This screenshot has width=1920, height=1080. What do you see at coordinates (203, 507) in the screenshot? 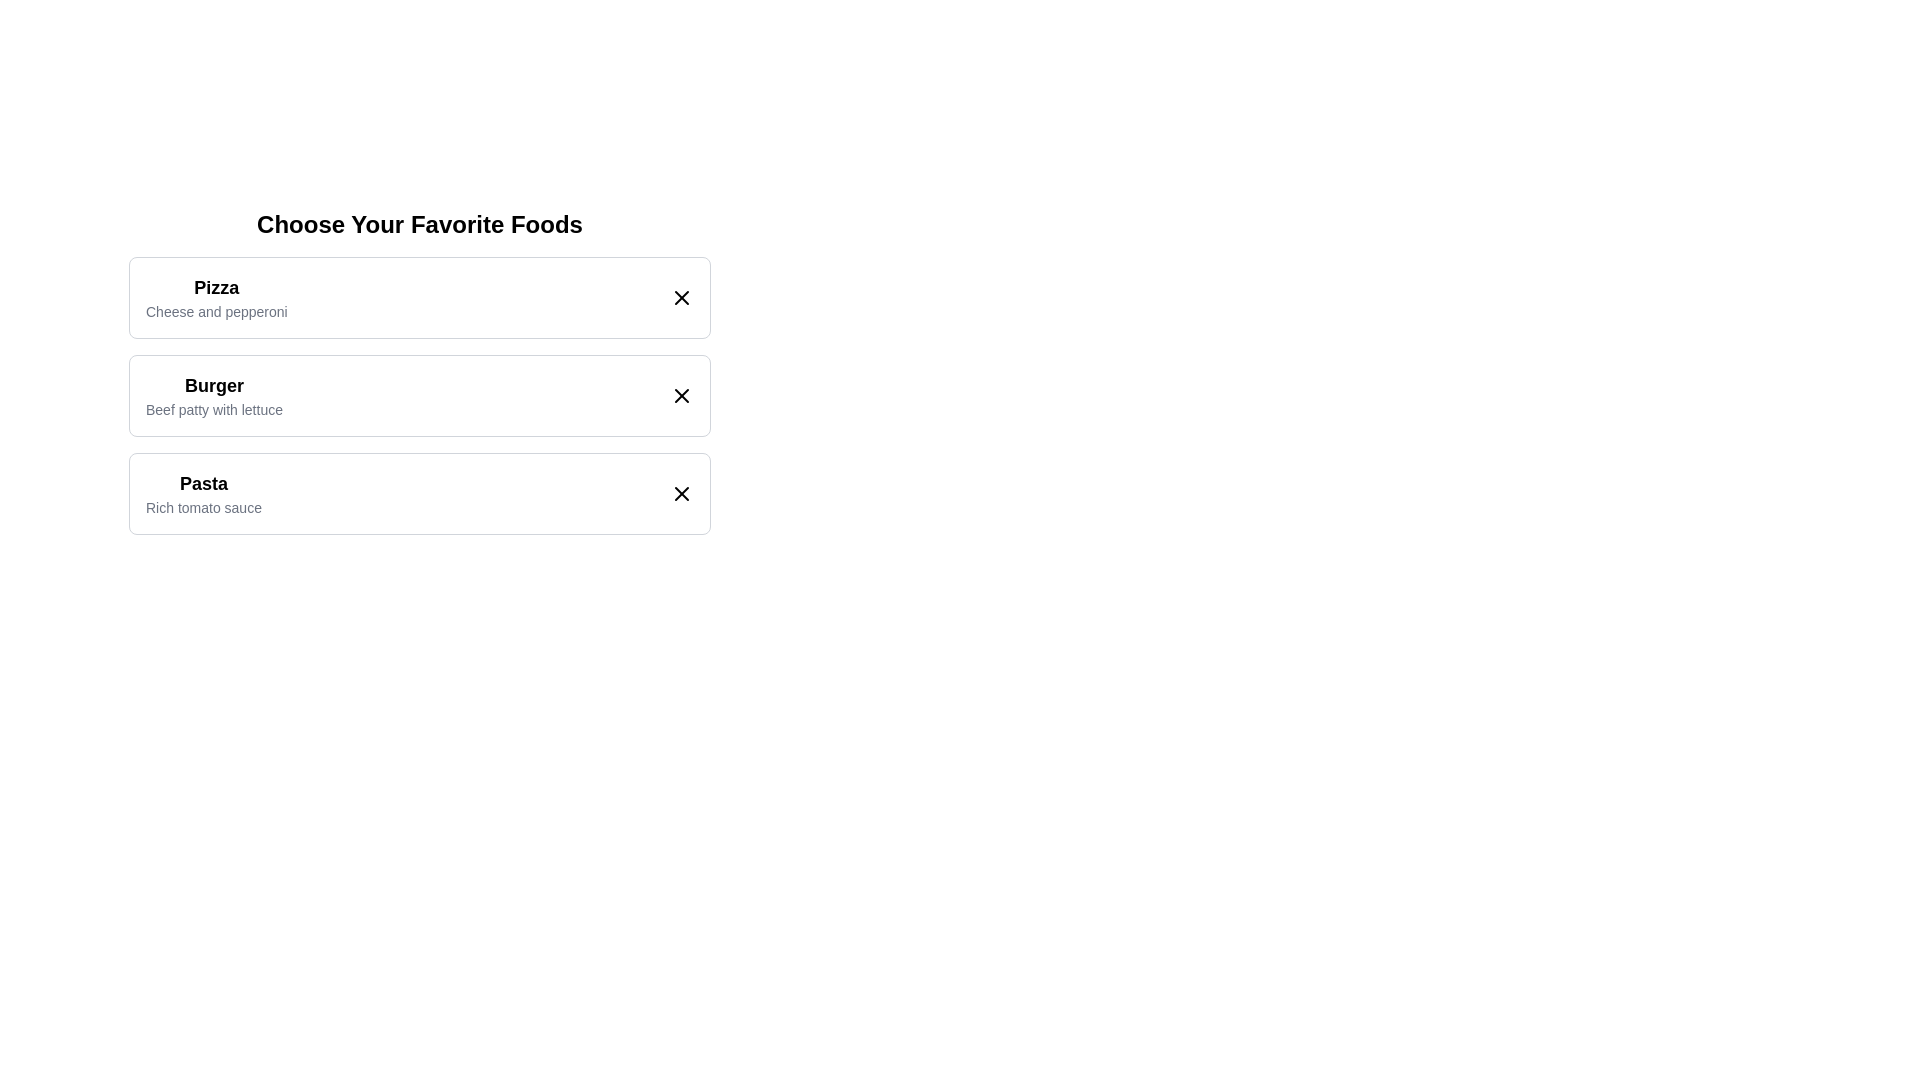
I see `the text label displaying 'Rich tomato sauce', which is positioned below the 'Pasta' title in the last section of the list` at bounding box center [203, 507].